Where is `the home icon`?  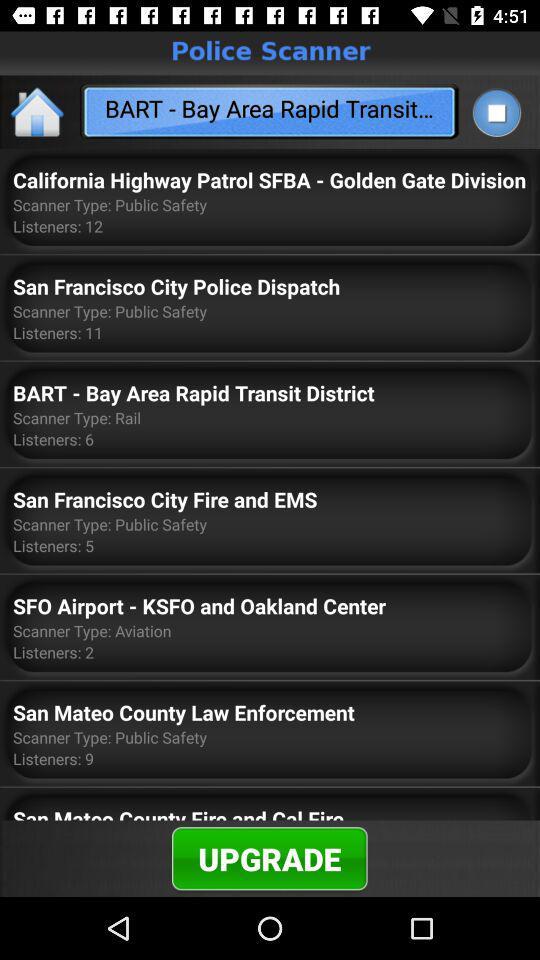 the home icon is located at coordinates (38, 111).